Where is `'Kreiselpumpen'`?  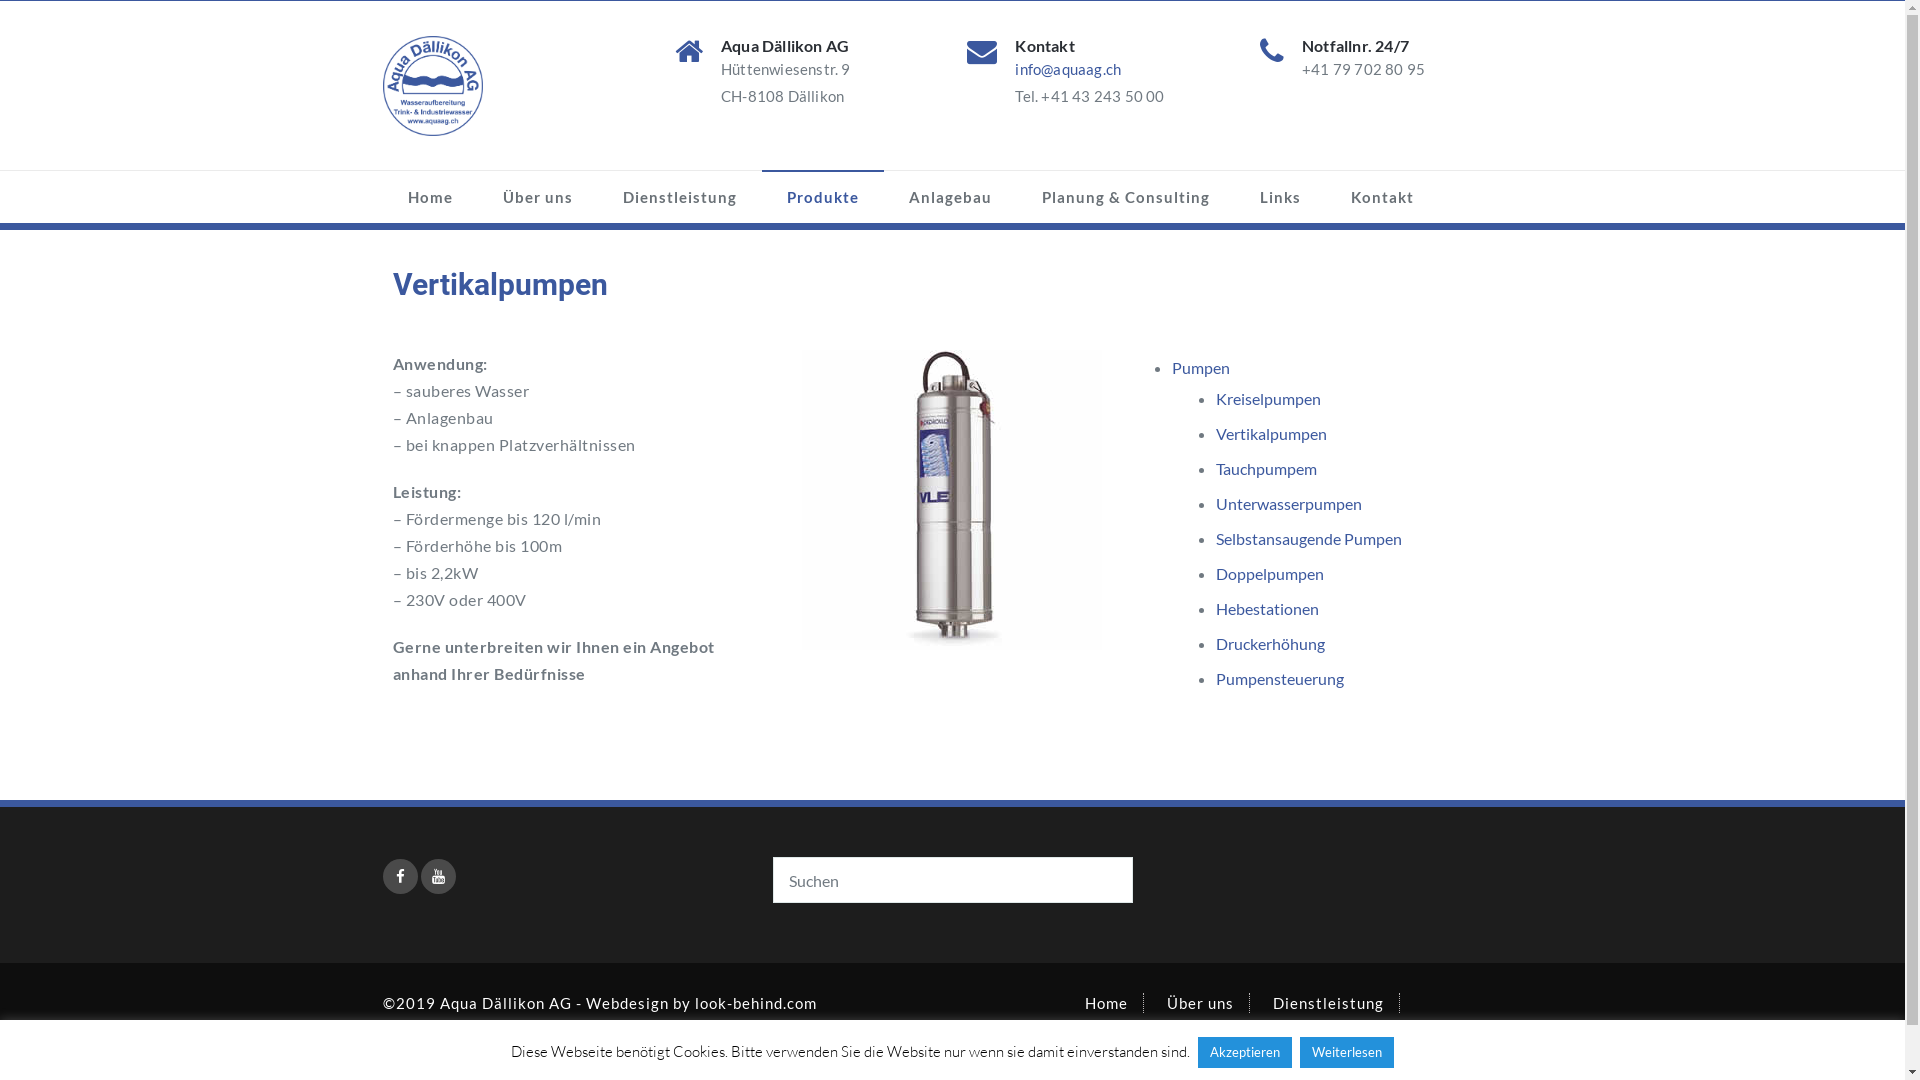 'Kreiselpumpen' is located at coordinates (1267, 398).